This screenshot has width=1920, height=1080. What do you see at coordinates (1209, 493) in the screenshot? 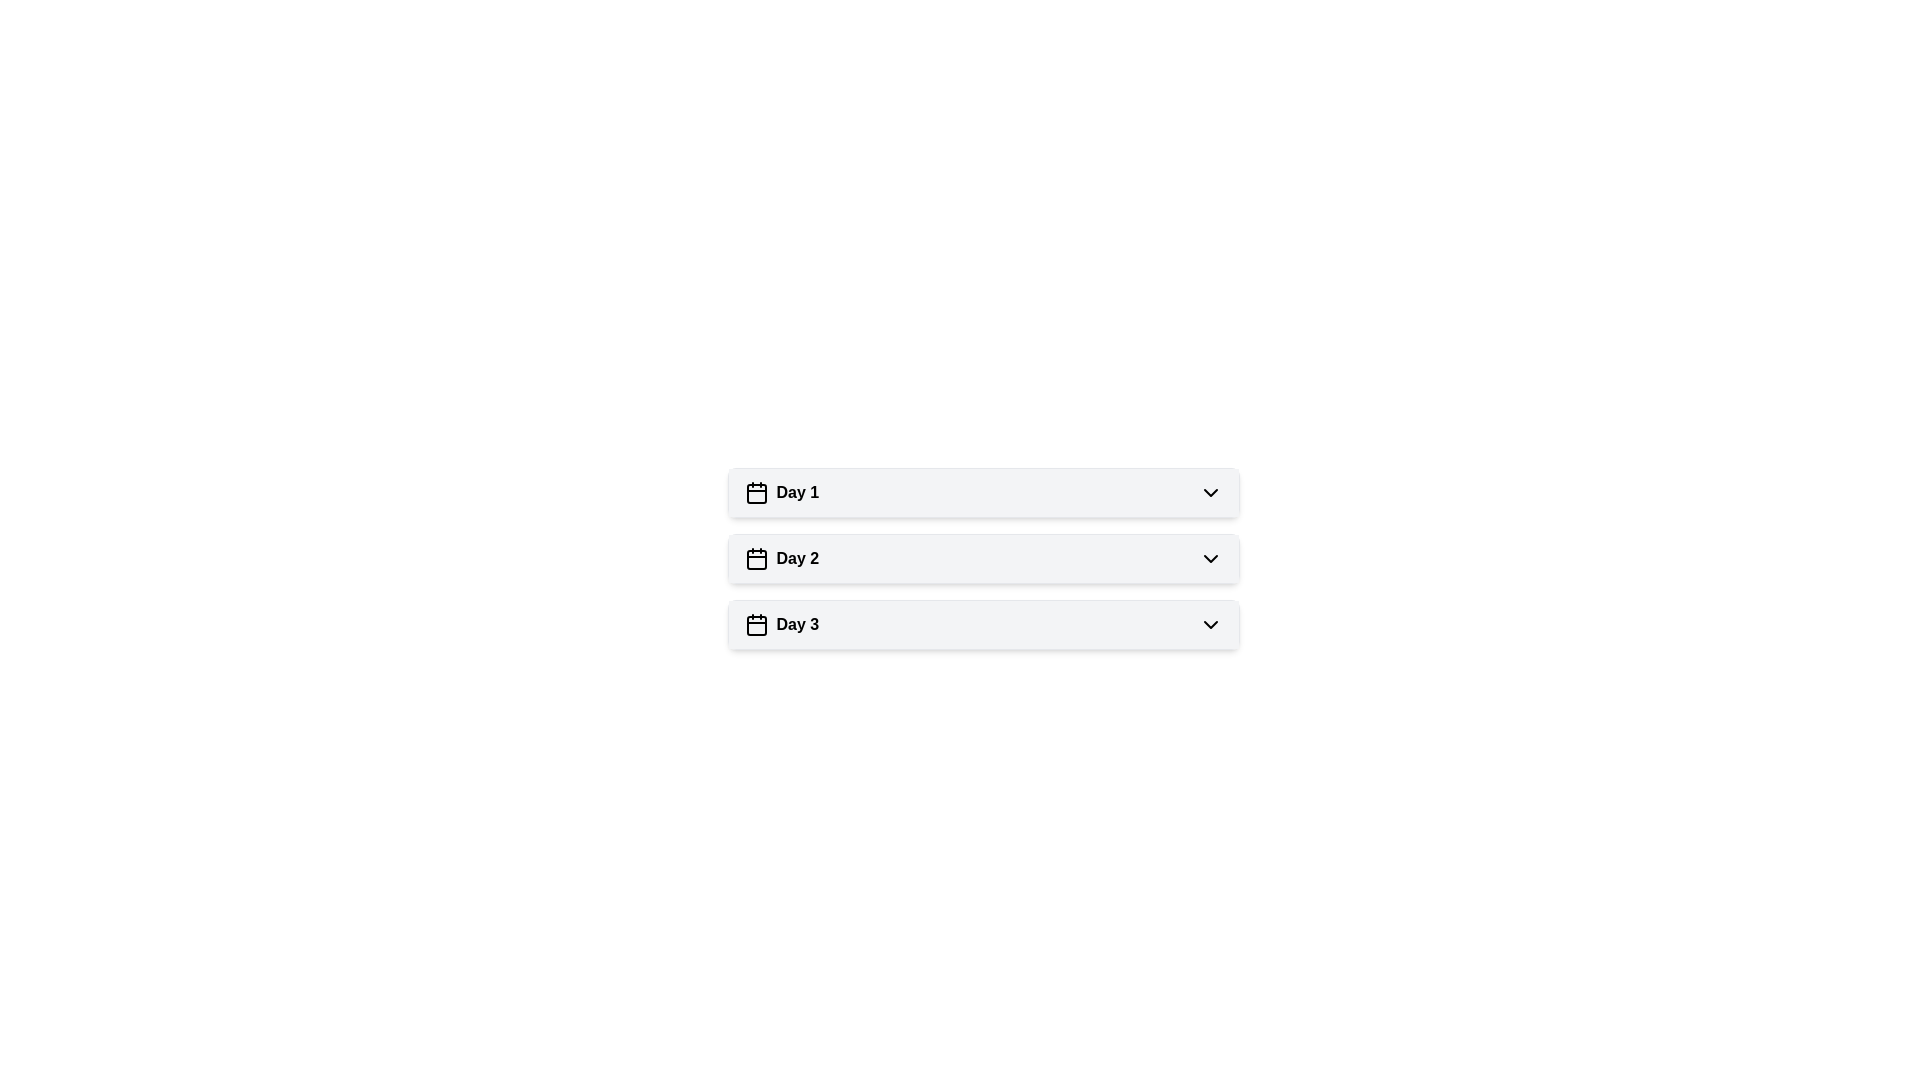
I see `the chevron down icon located at the far right of the 'Day 1' section` at bounding box center [1209, 493].